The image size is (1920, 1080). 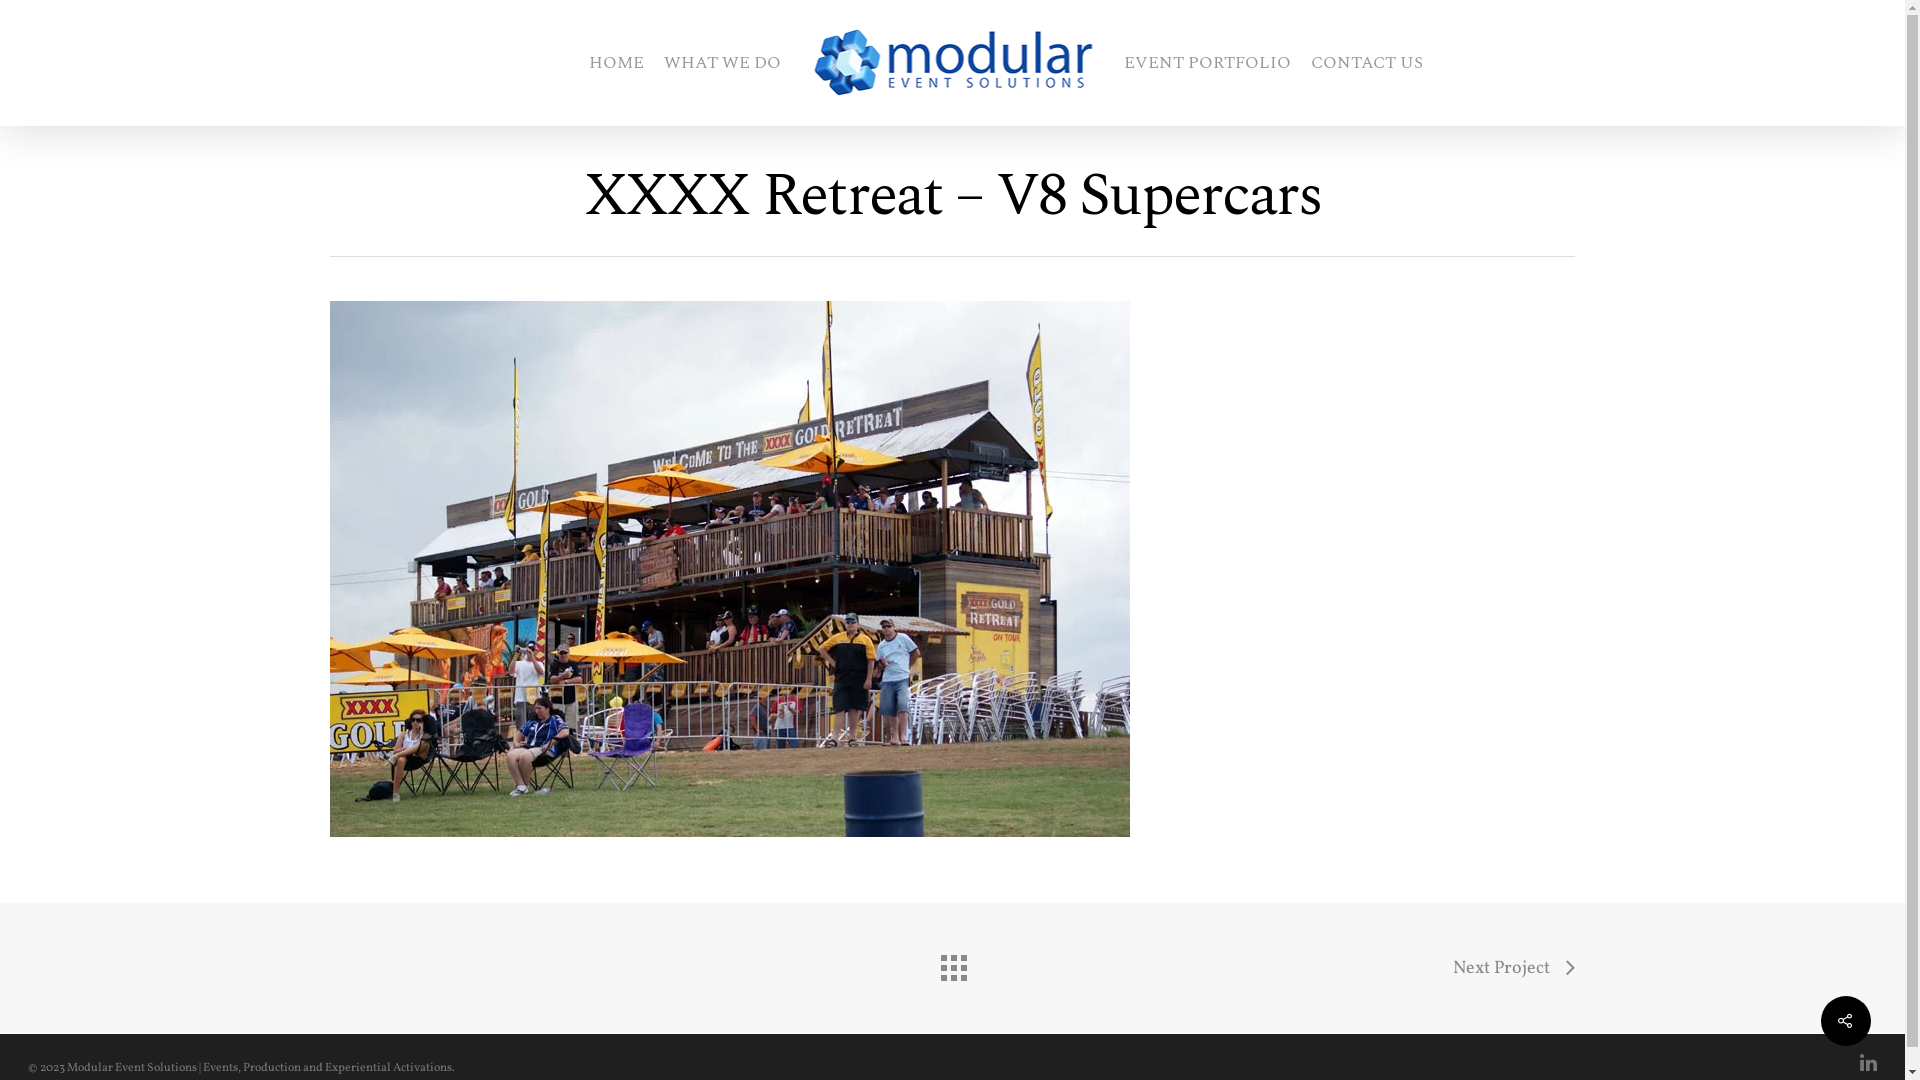 I want to click on 'Next Project', so click(x=1513, y=967).